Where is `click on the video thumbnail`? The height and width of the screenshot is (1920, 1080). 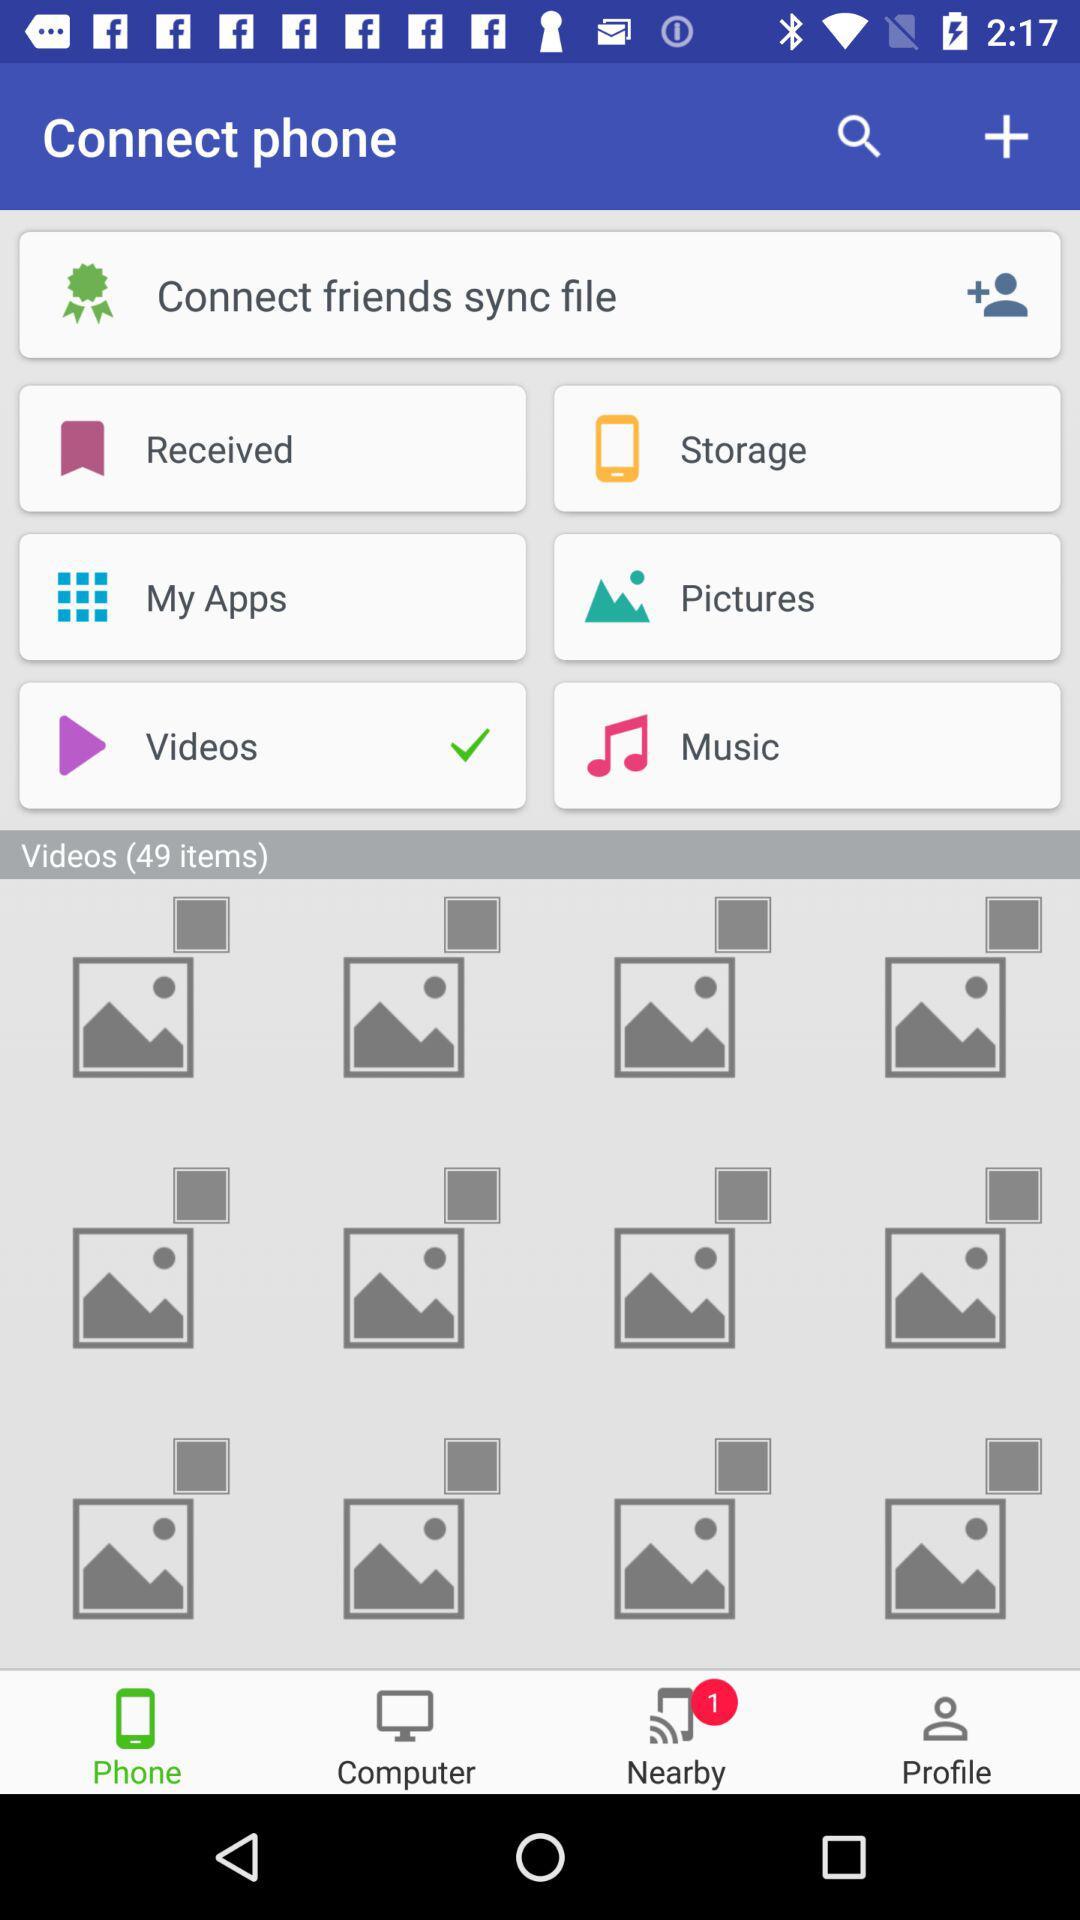
click on the video thumbnail is located at coordinates (219, 1195).